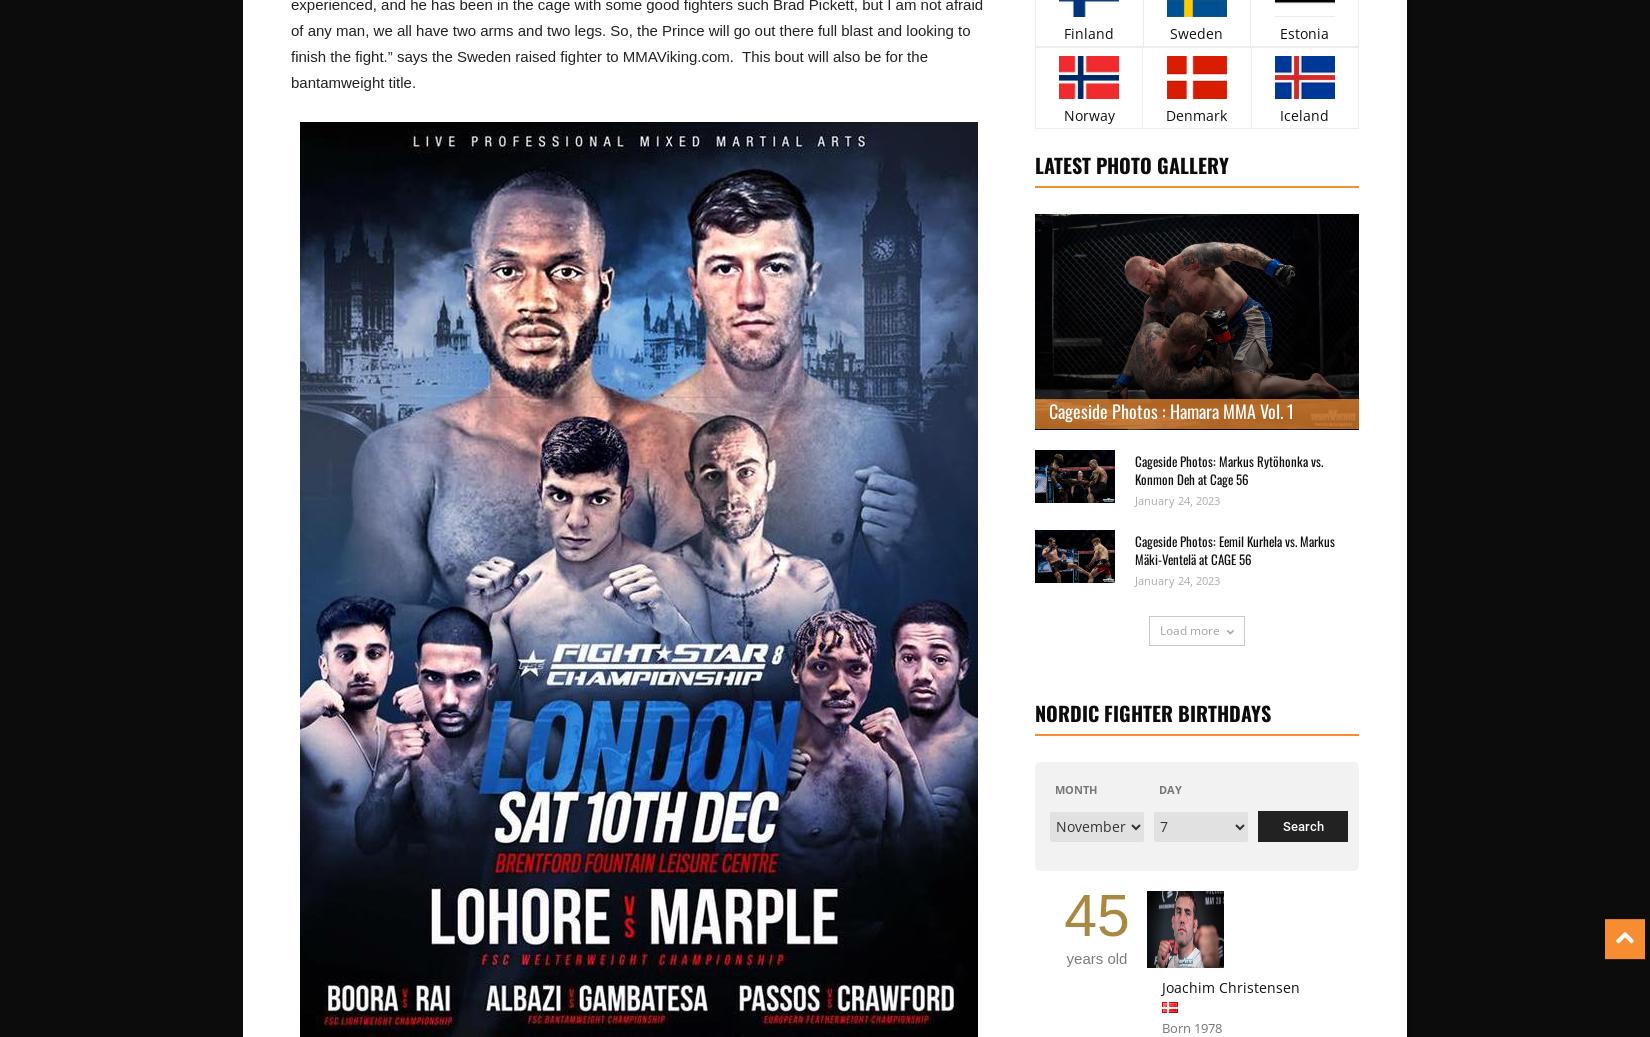 The image size is (1650, 1037). Describe the element at coordinates (1196, 31) in the screenshot. I see `'Sweden'` at that location.